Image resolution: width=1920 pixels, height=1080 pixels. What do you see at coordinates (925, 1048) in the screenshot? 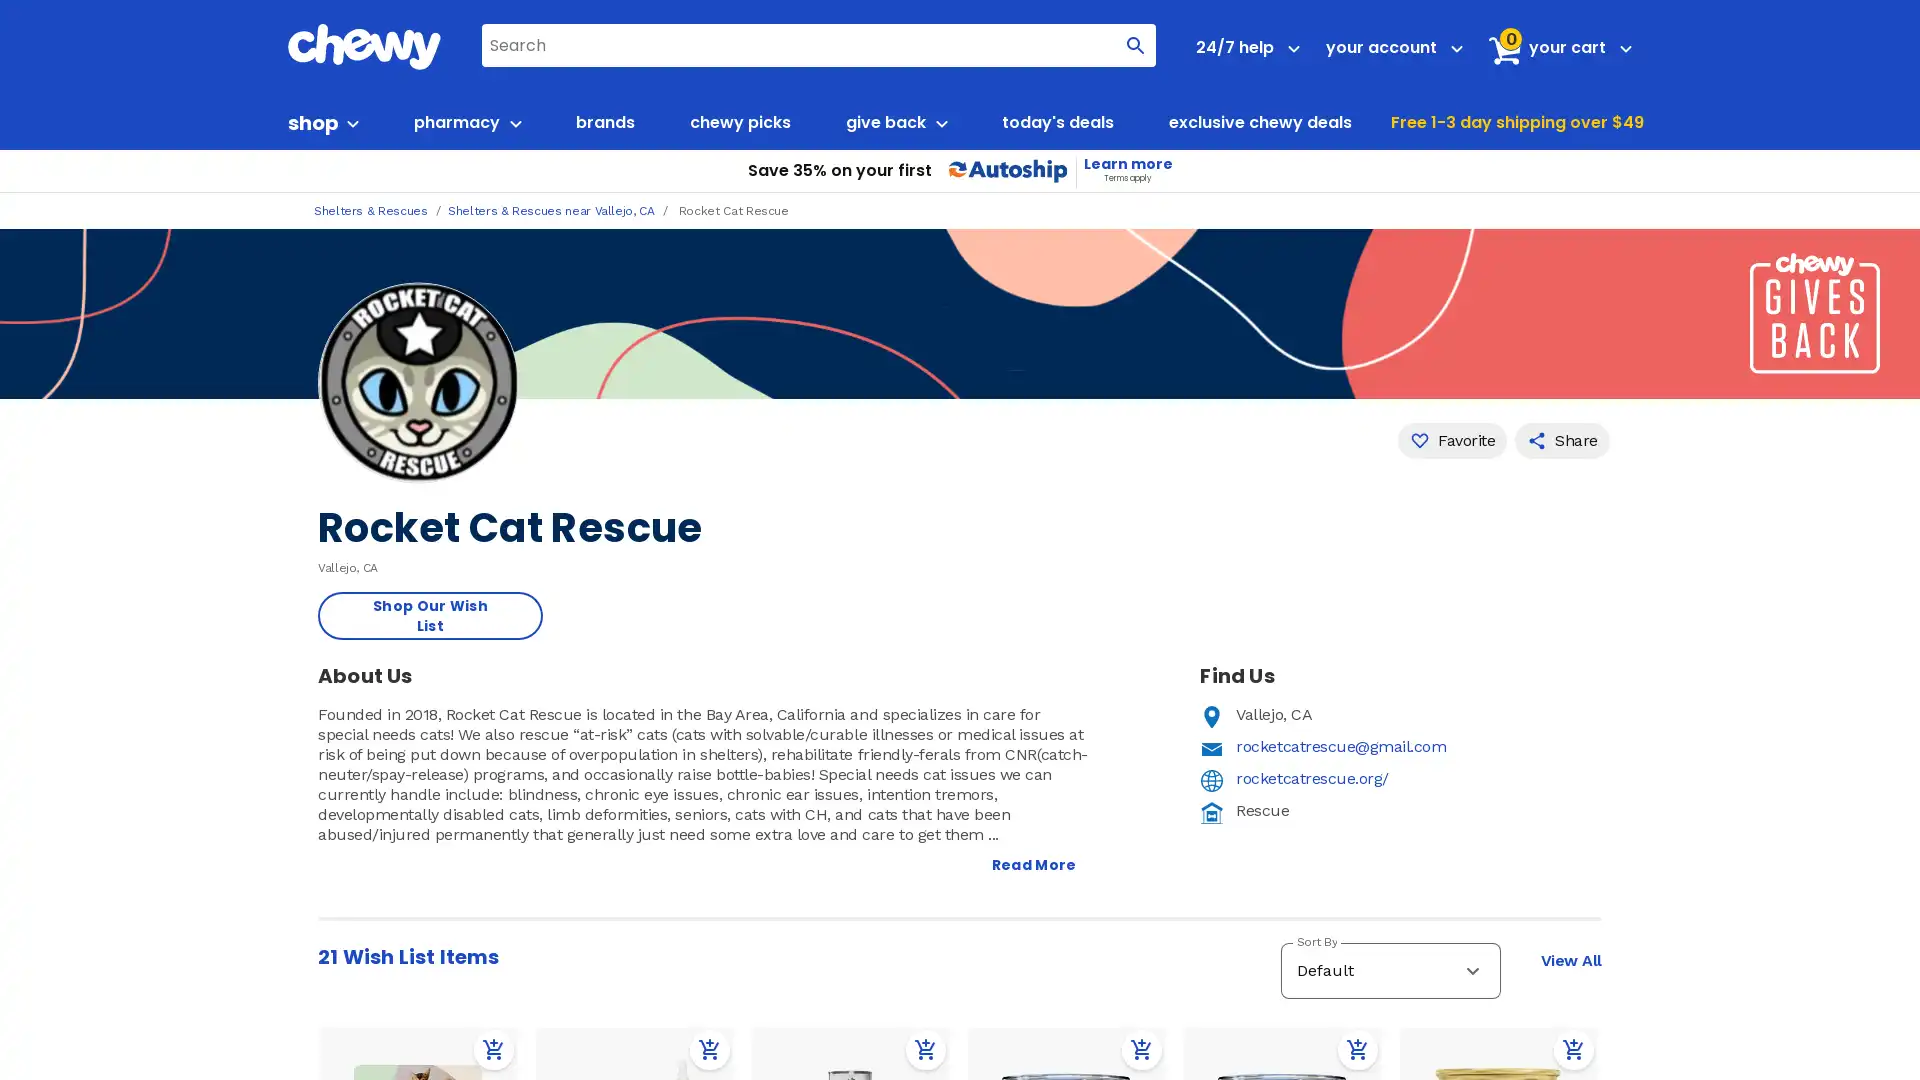
I see `Add 1 item to cart. Triumph Chicken 'N Liver Formula Canned Cat Food, 13.2-oz, case of 12` at bounding box center [925, 1048].